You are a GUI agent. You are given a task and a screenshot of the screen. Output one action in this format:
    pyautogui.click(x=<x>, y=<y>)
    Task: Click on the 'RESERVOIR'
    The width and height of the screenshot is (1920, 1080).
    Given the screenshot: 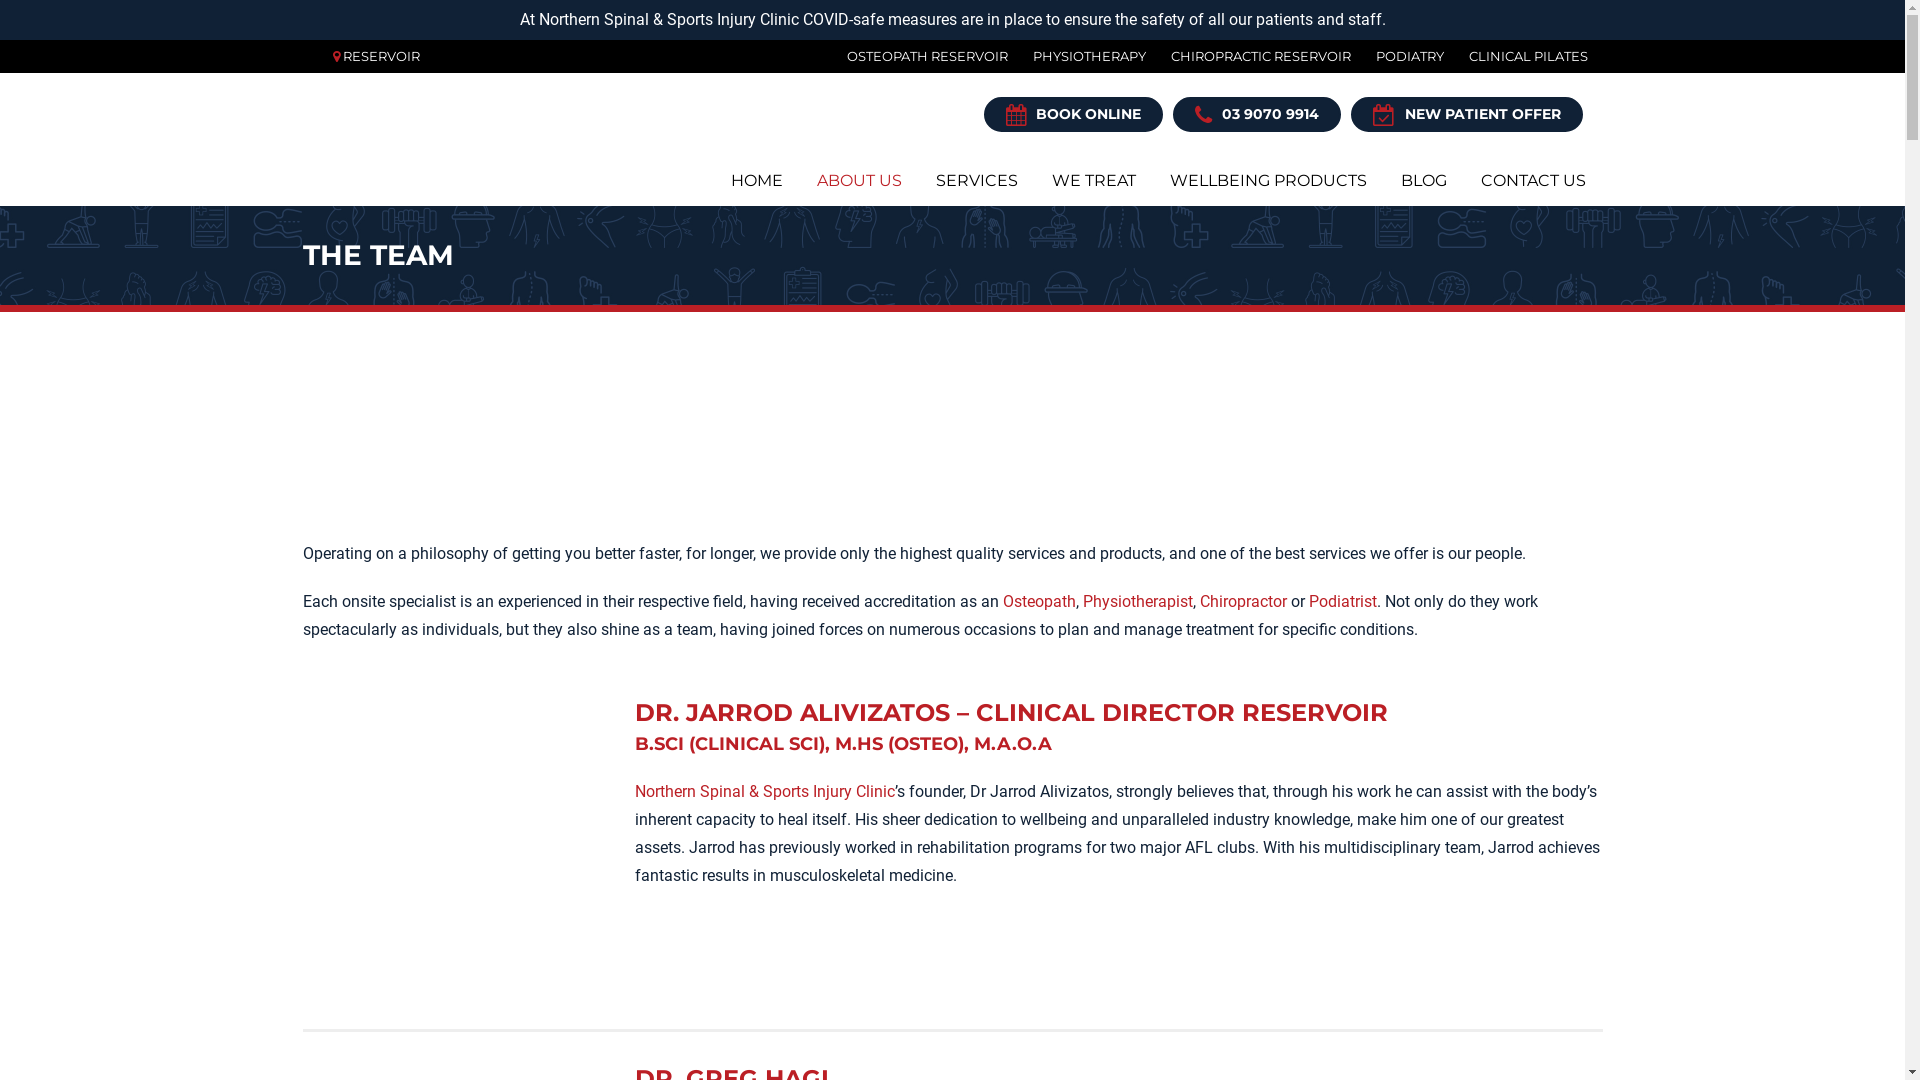 What is the action you would take?
    pyautogui.click(x=380, y=55)
    